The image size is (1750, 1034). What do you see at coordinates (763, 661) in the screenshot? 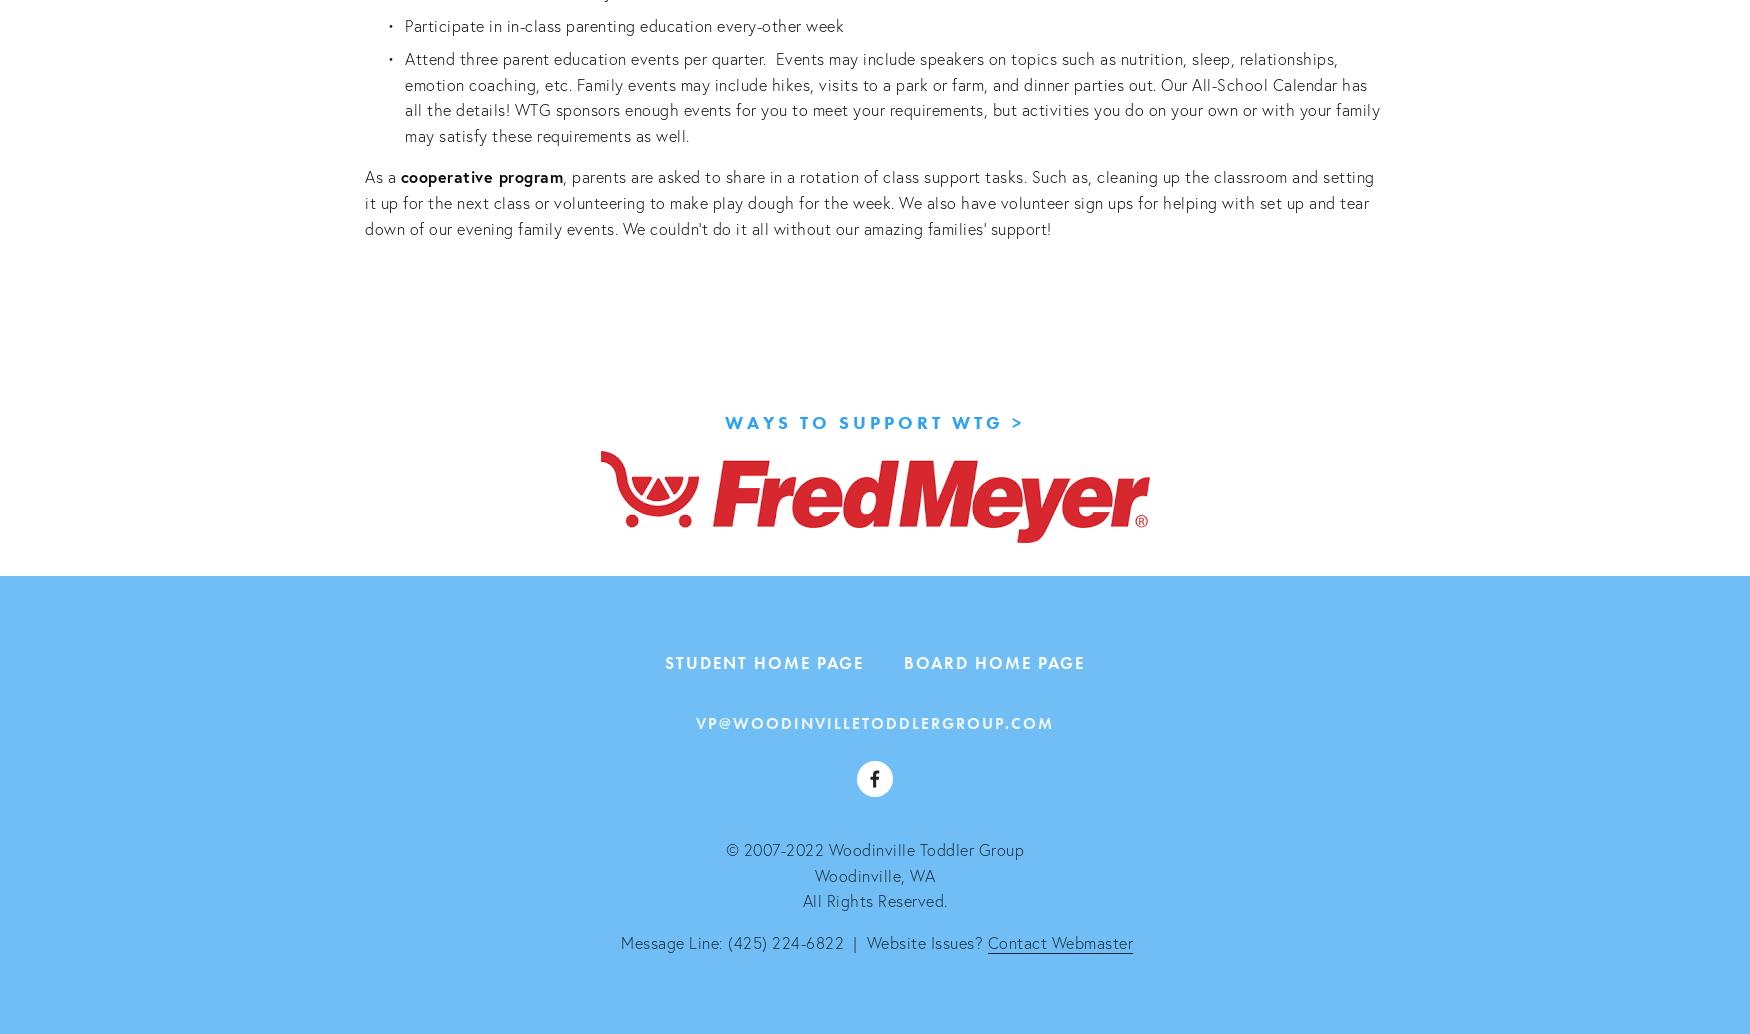
I see `'Student Home Page'` at bounding box center [763, 661].